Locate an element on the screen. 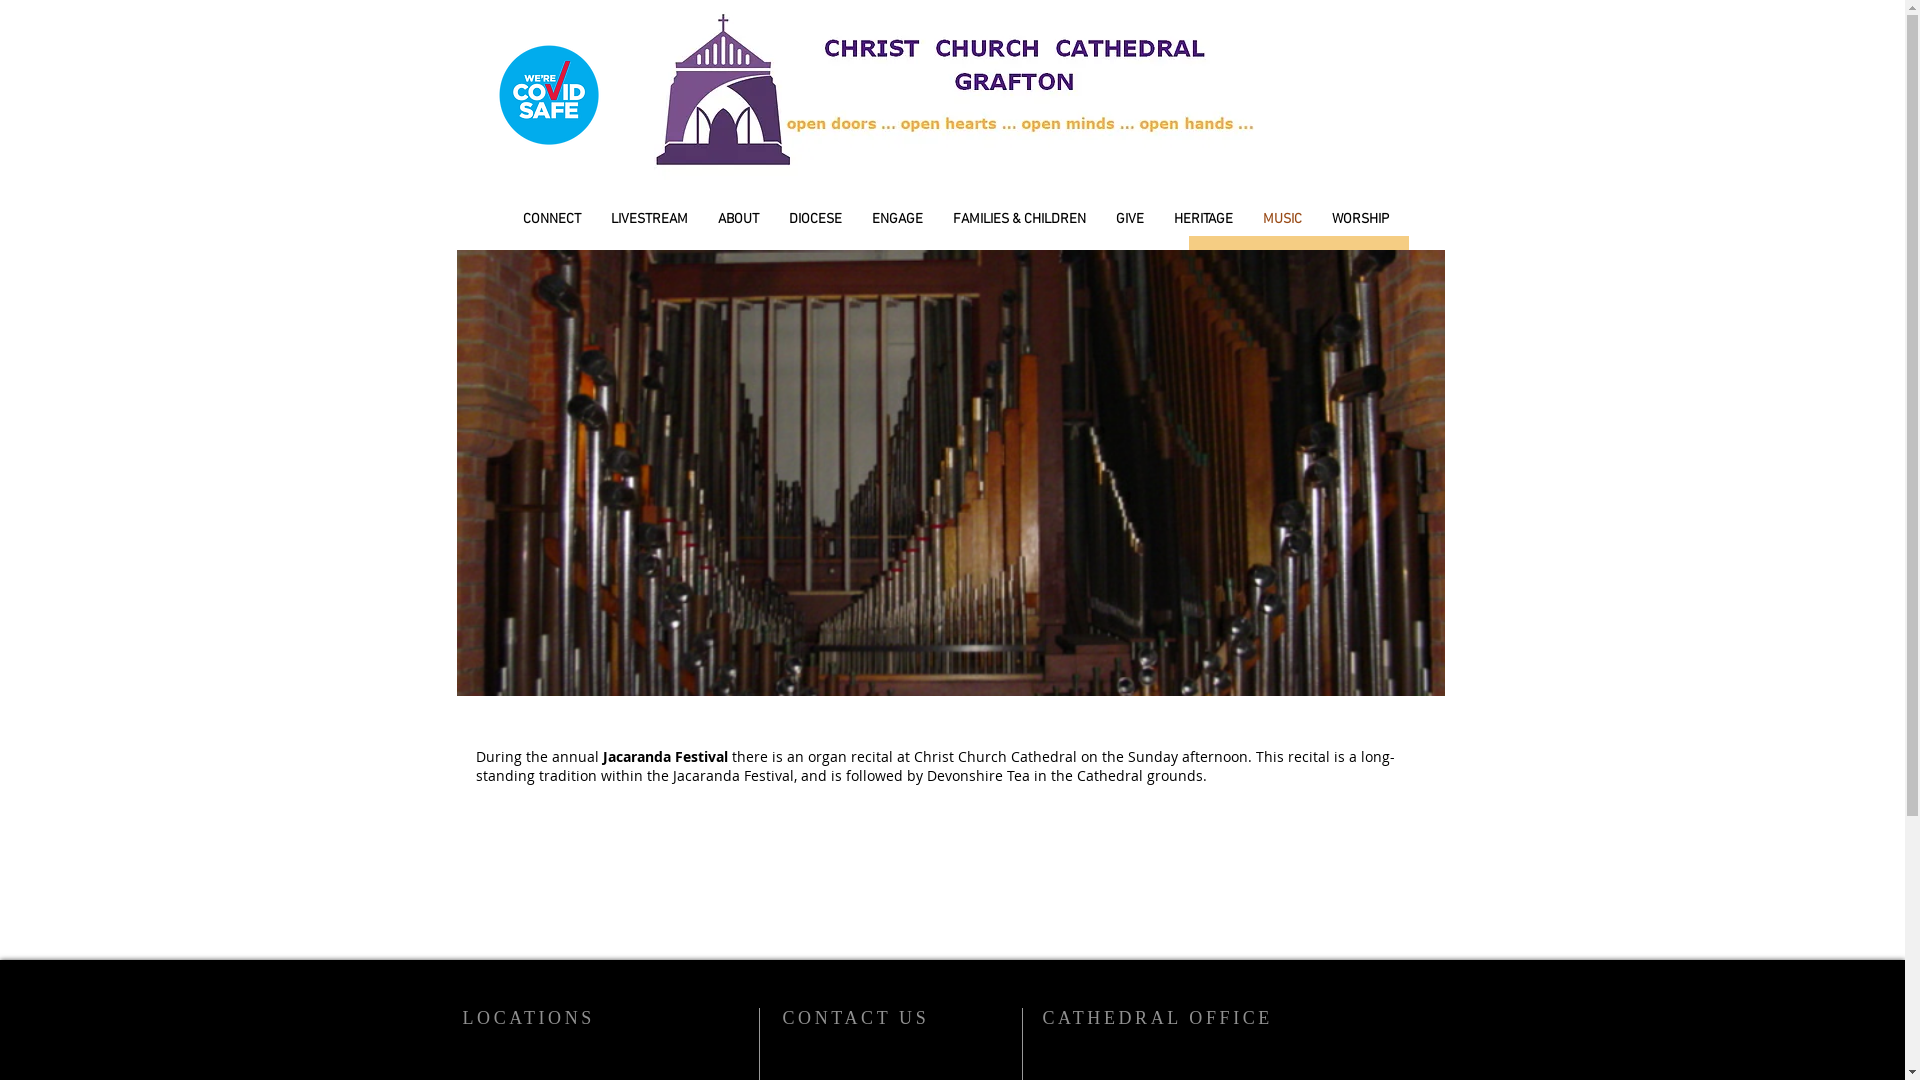 The width and height of the screenshot is (1920, 1080). 'GIVE' is located at coordinates (1129, 219).